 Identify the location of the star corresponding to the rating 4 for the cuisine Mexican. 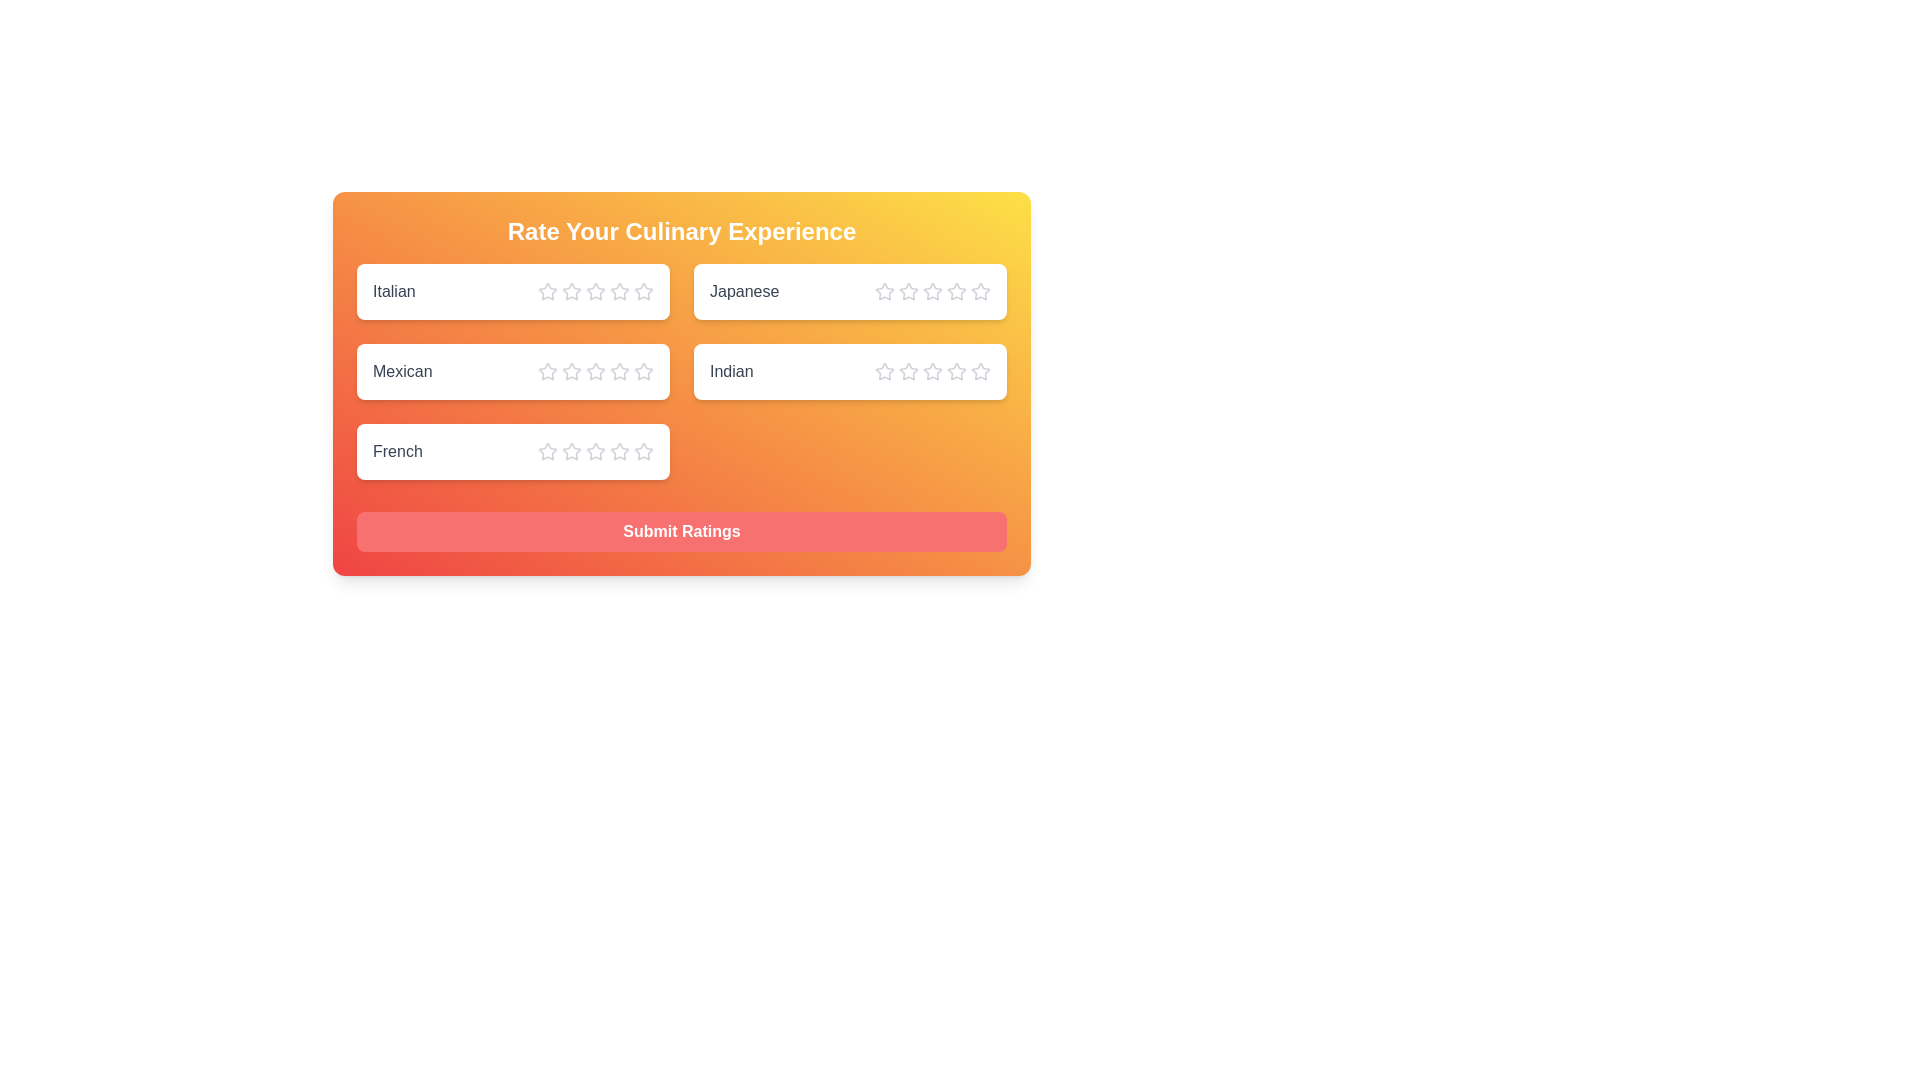
(618, 371).